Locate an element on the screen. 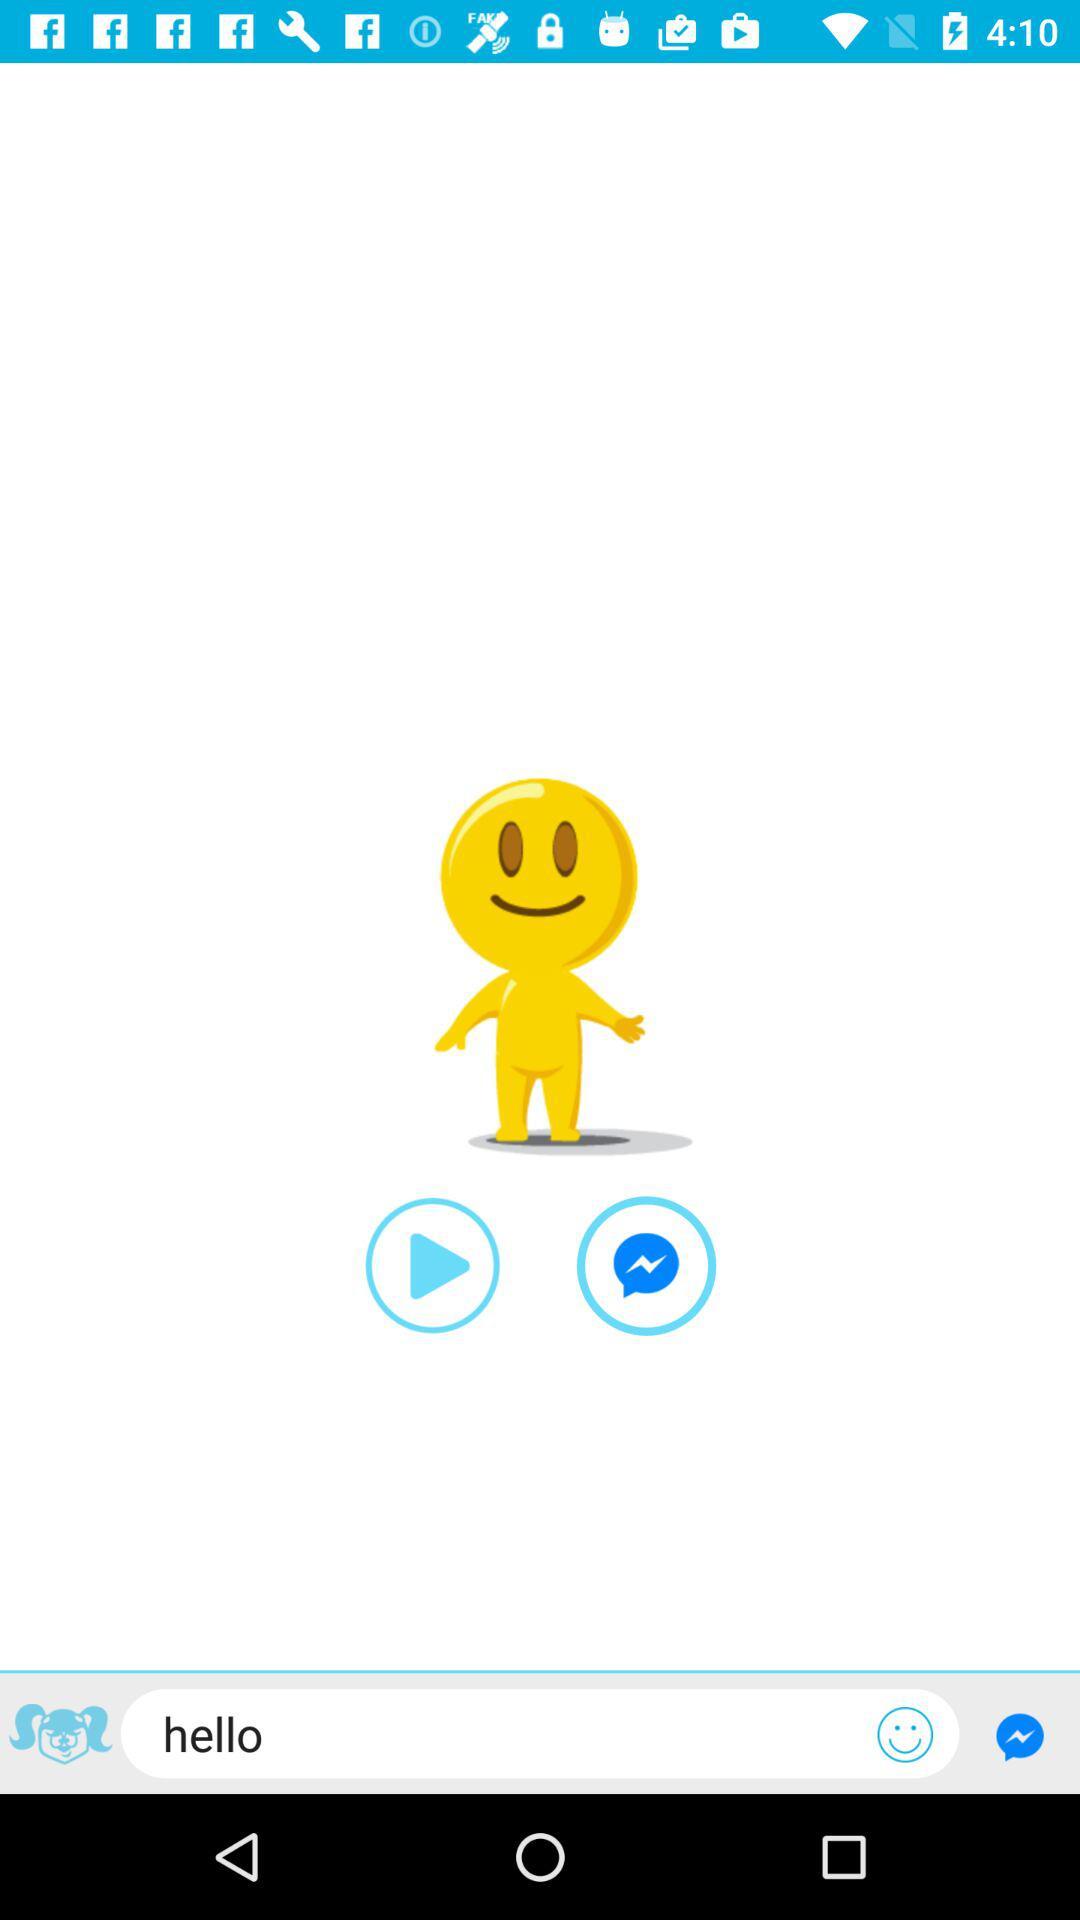  messenger is located at coordinates (1019, 1735).